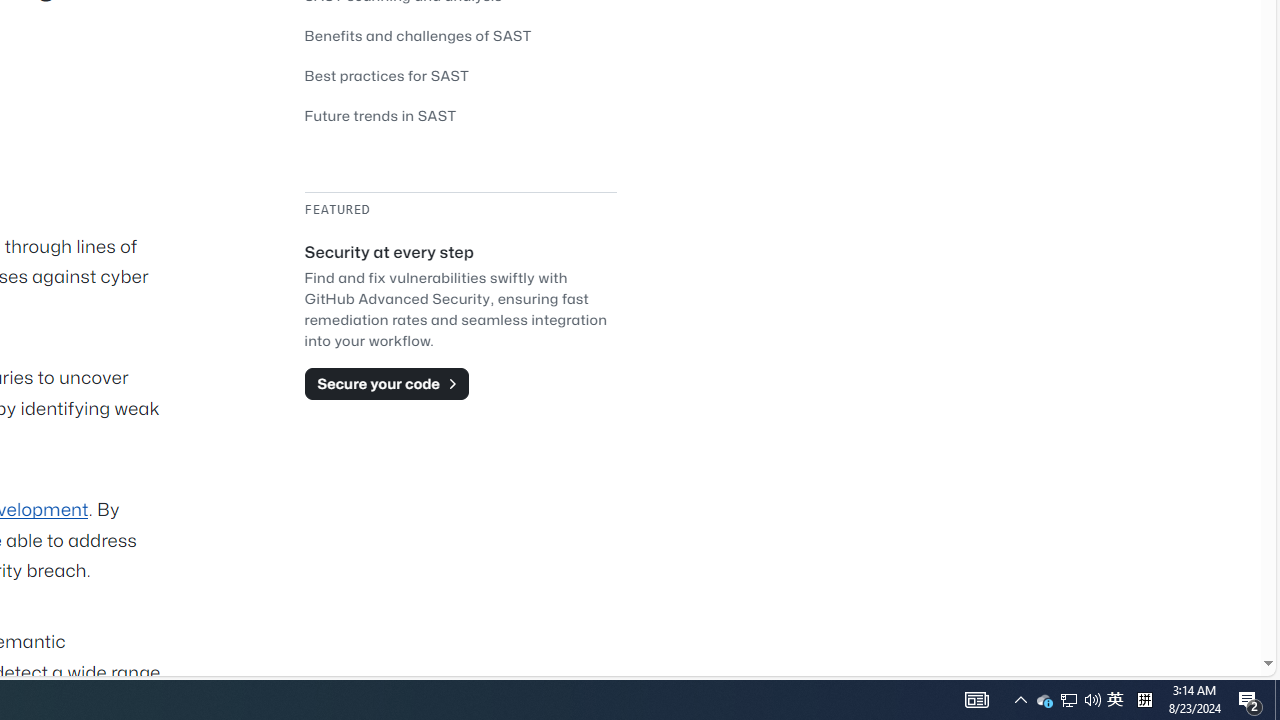  What do you see at coordinates (386, 383) in the screenshot?
I see `'Secure your code'` at bounding box center [386, 383].